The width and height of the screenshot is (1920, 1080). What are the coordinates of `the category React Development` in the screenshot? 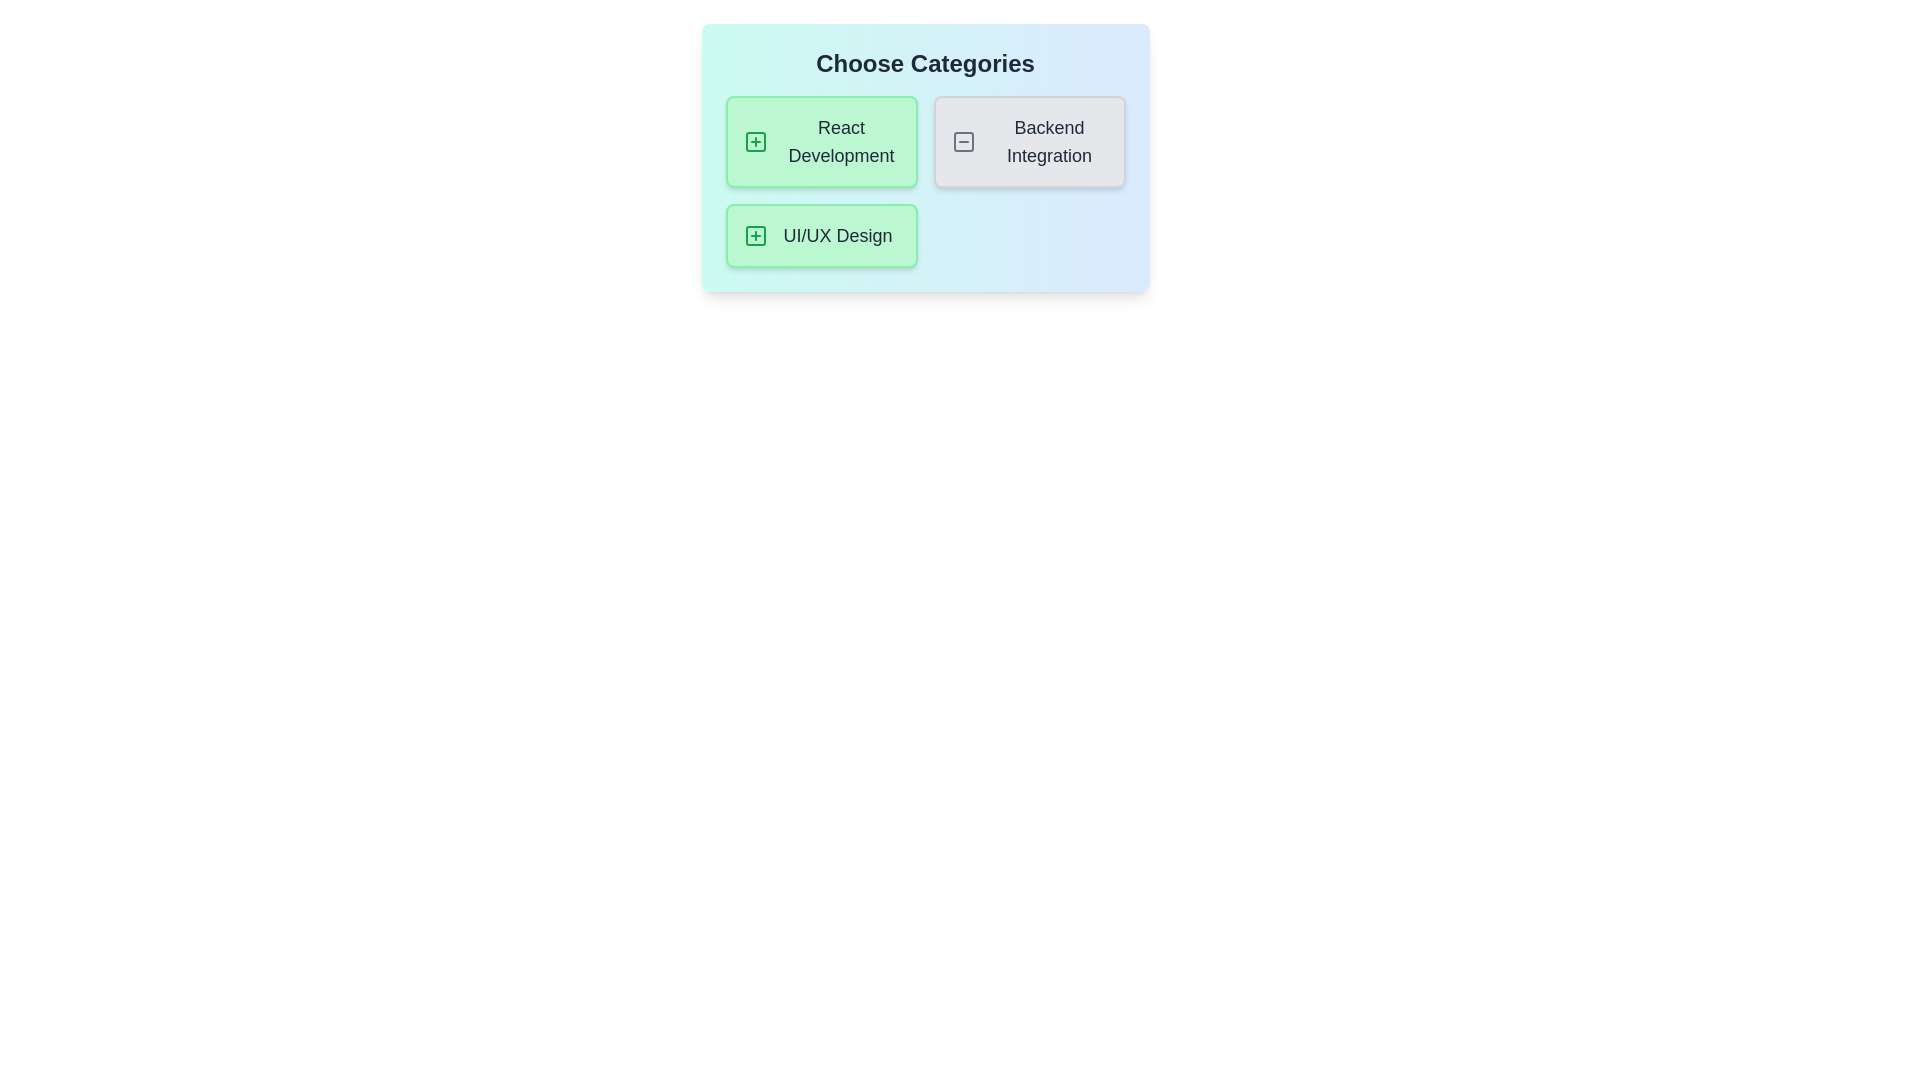 It's located at (821, 141).